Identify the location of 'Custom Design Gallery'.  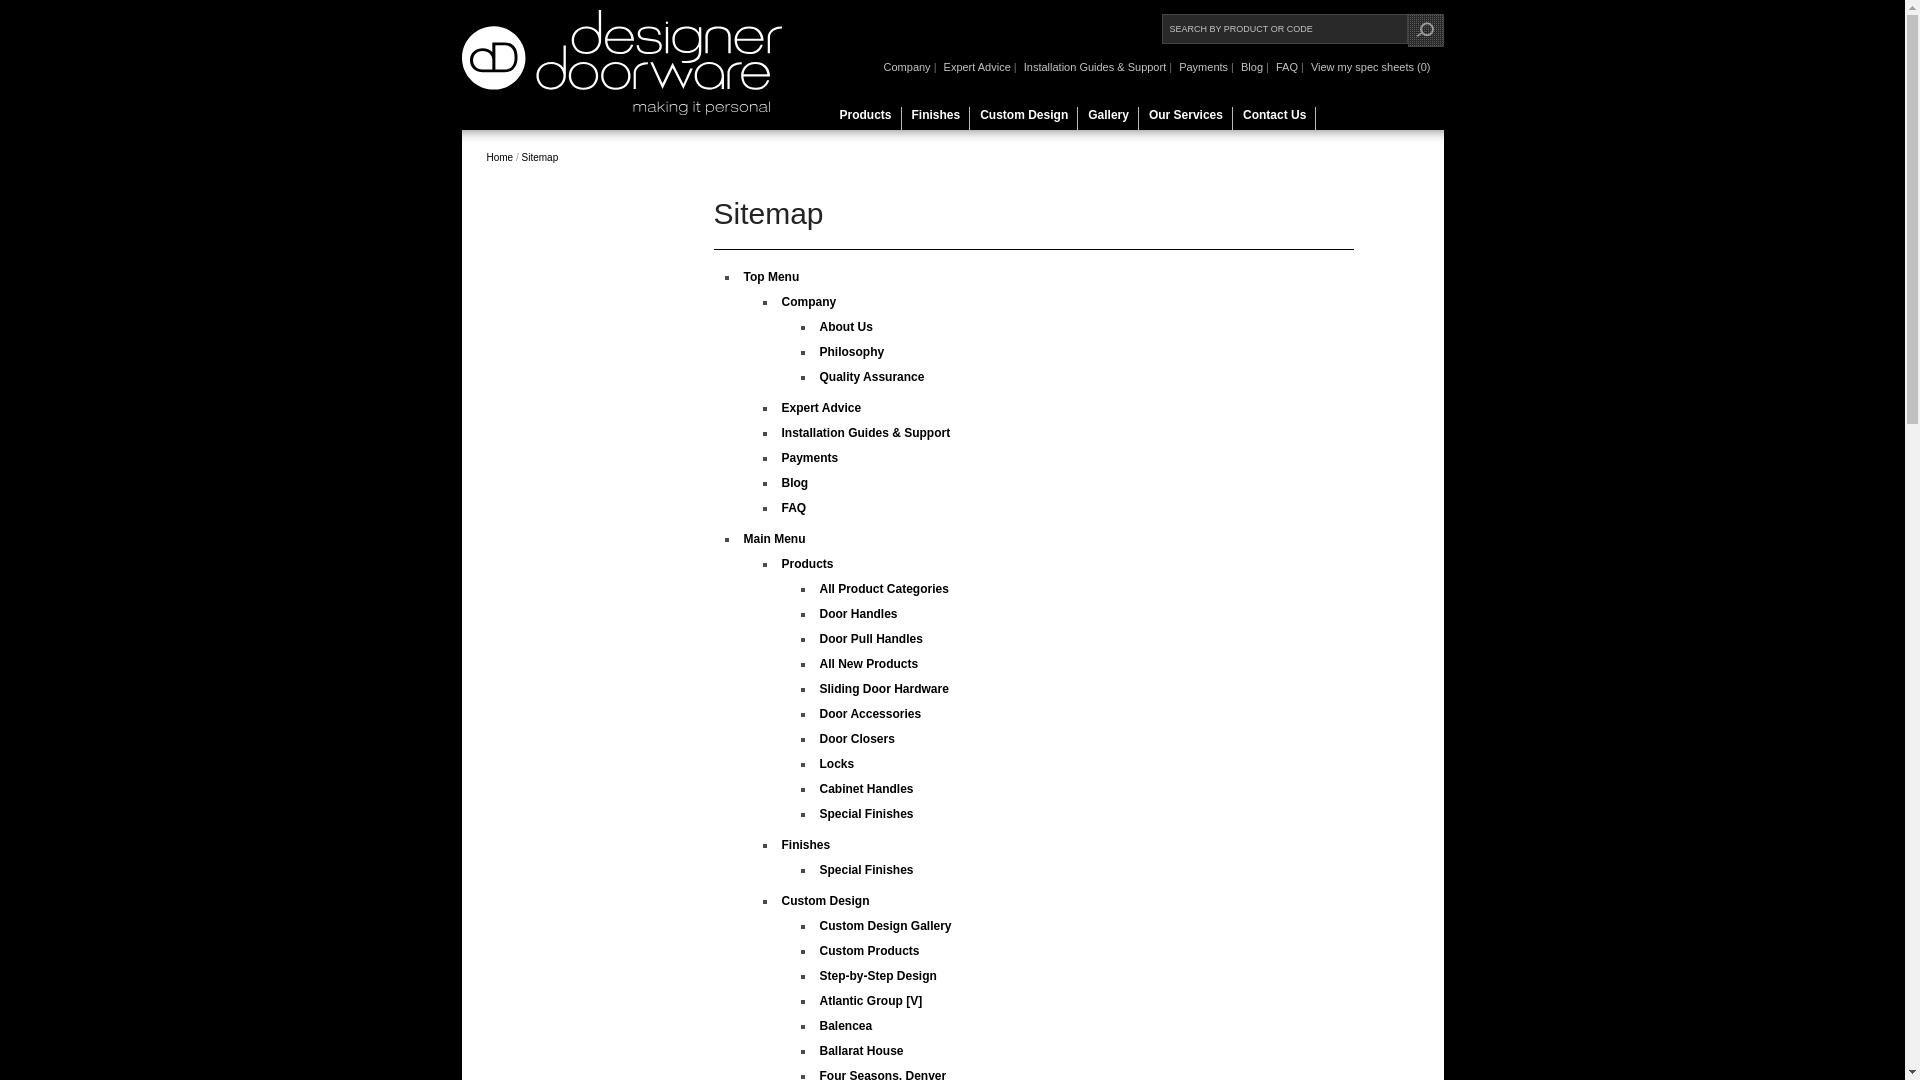
(885, 925).